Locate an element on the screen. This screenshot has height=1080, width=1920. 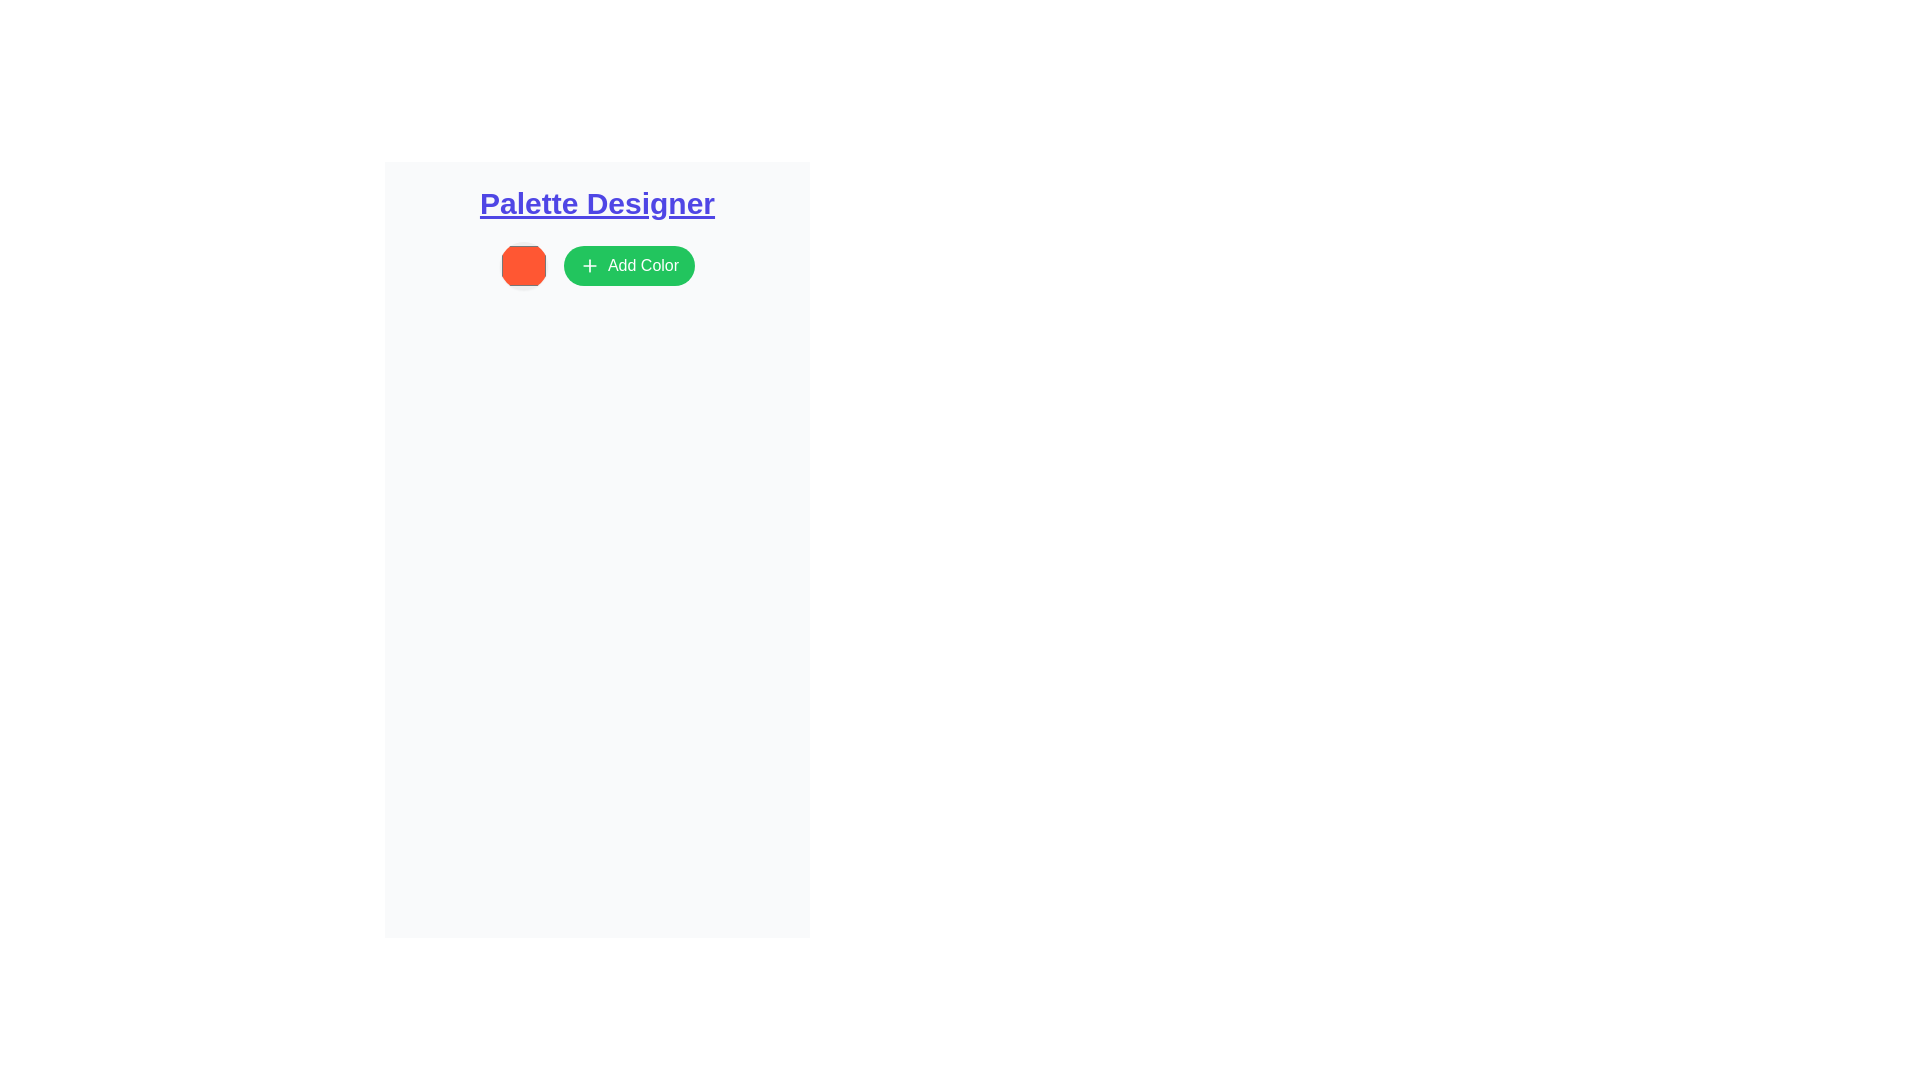
the button that adds a new color to the palette system, located slightly below the 'Palette Designer' heading and to the right of the orange color preview box is located at coordinates (596, 265).